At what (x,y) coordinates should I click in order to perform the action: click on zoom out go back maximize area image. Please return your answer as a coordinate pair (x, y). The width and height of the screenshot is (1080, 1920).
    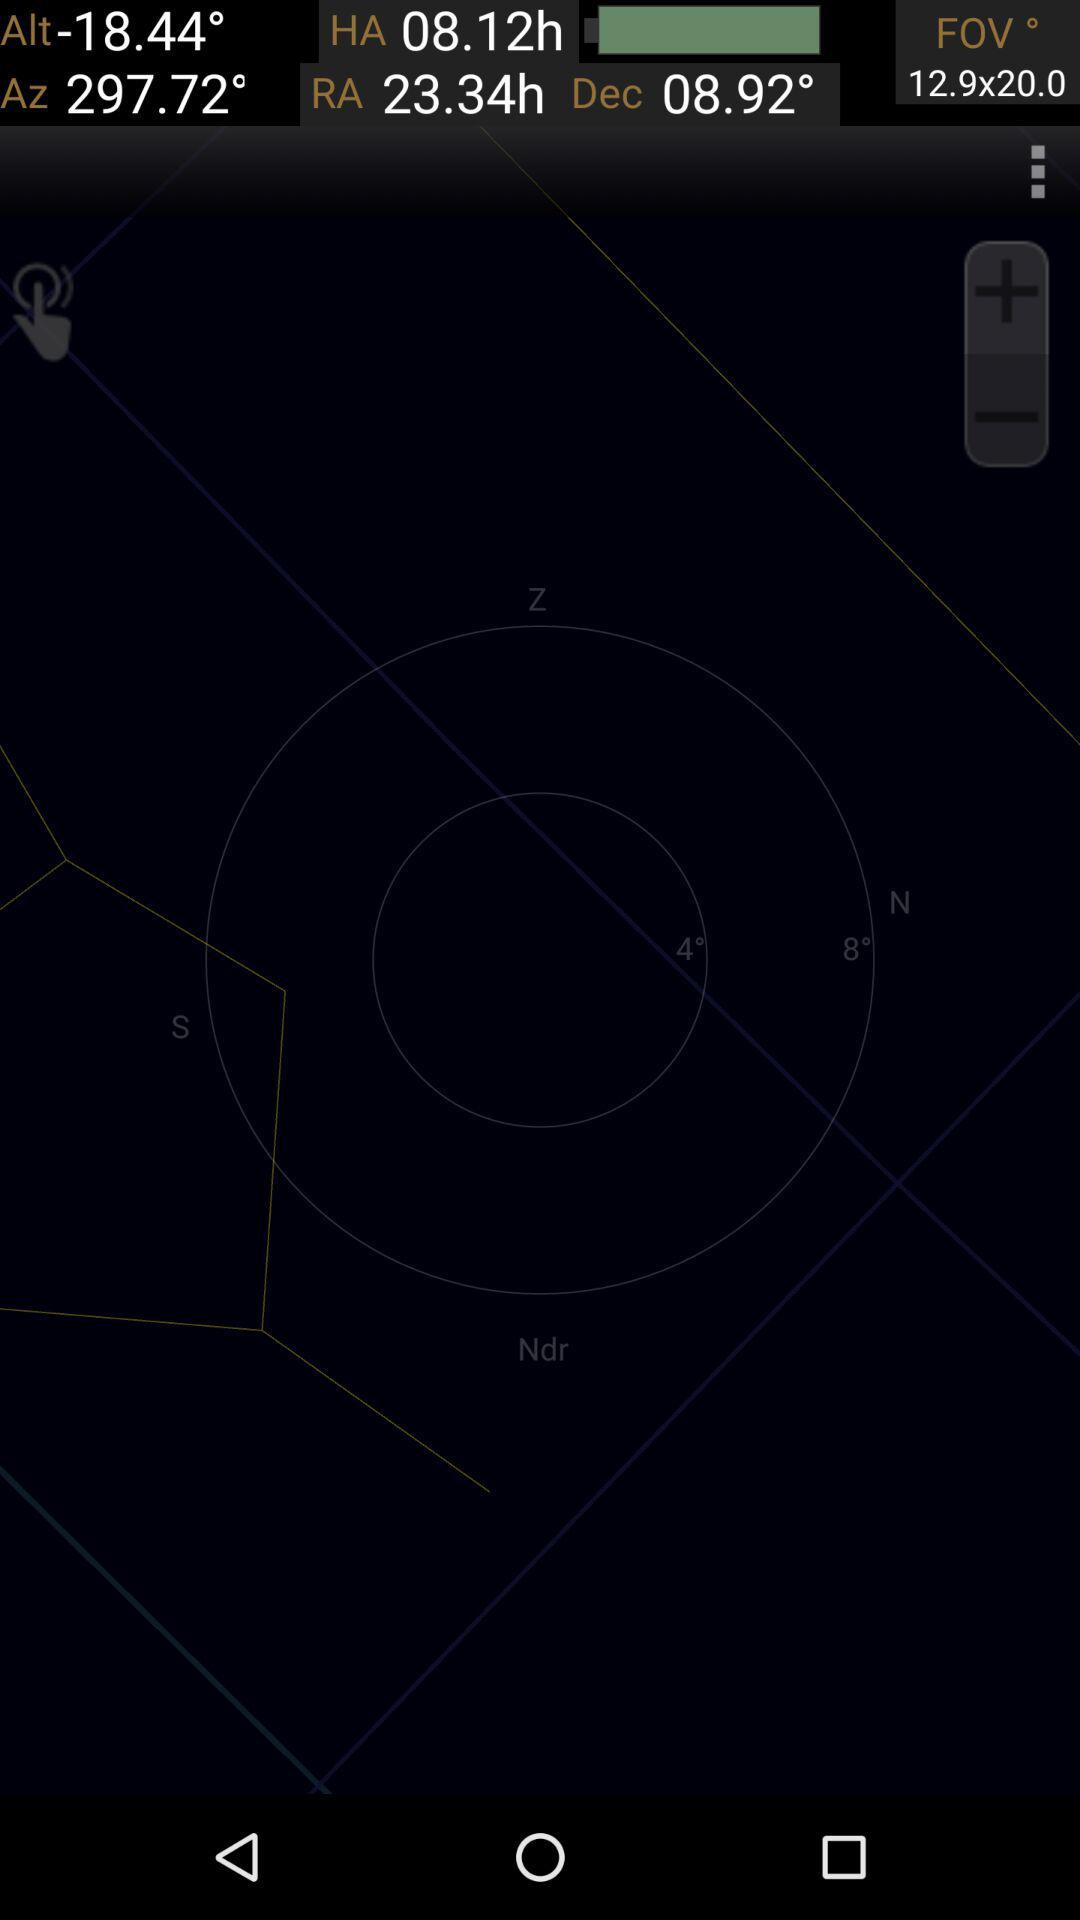
    Looking at the image, I should click on (1006, 416).